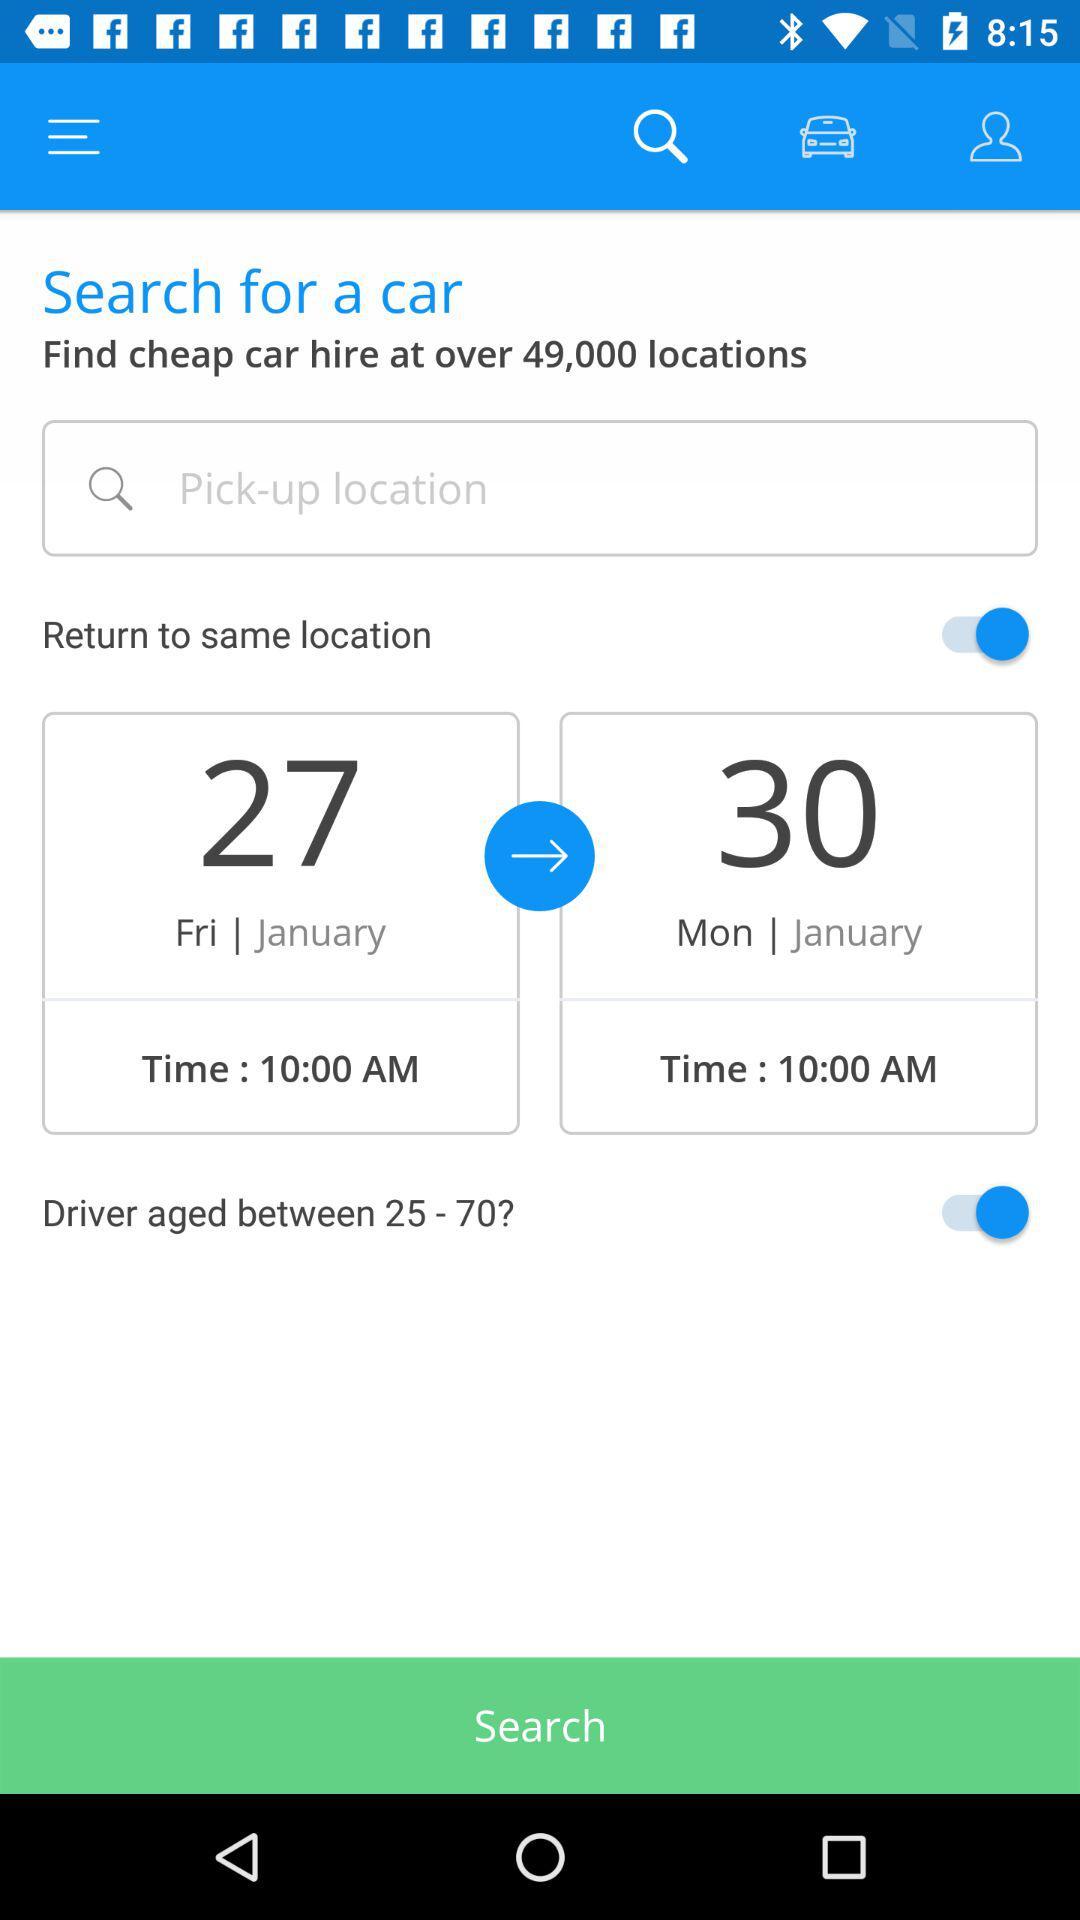 This screenshot has height=1920, width=1080. What do you see at coordinates (938, 1211) in the screenshot?
I see `acknowledge information` at bounding box center [938, 1211].